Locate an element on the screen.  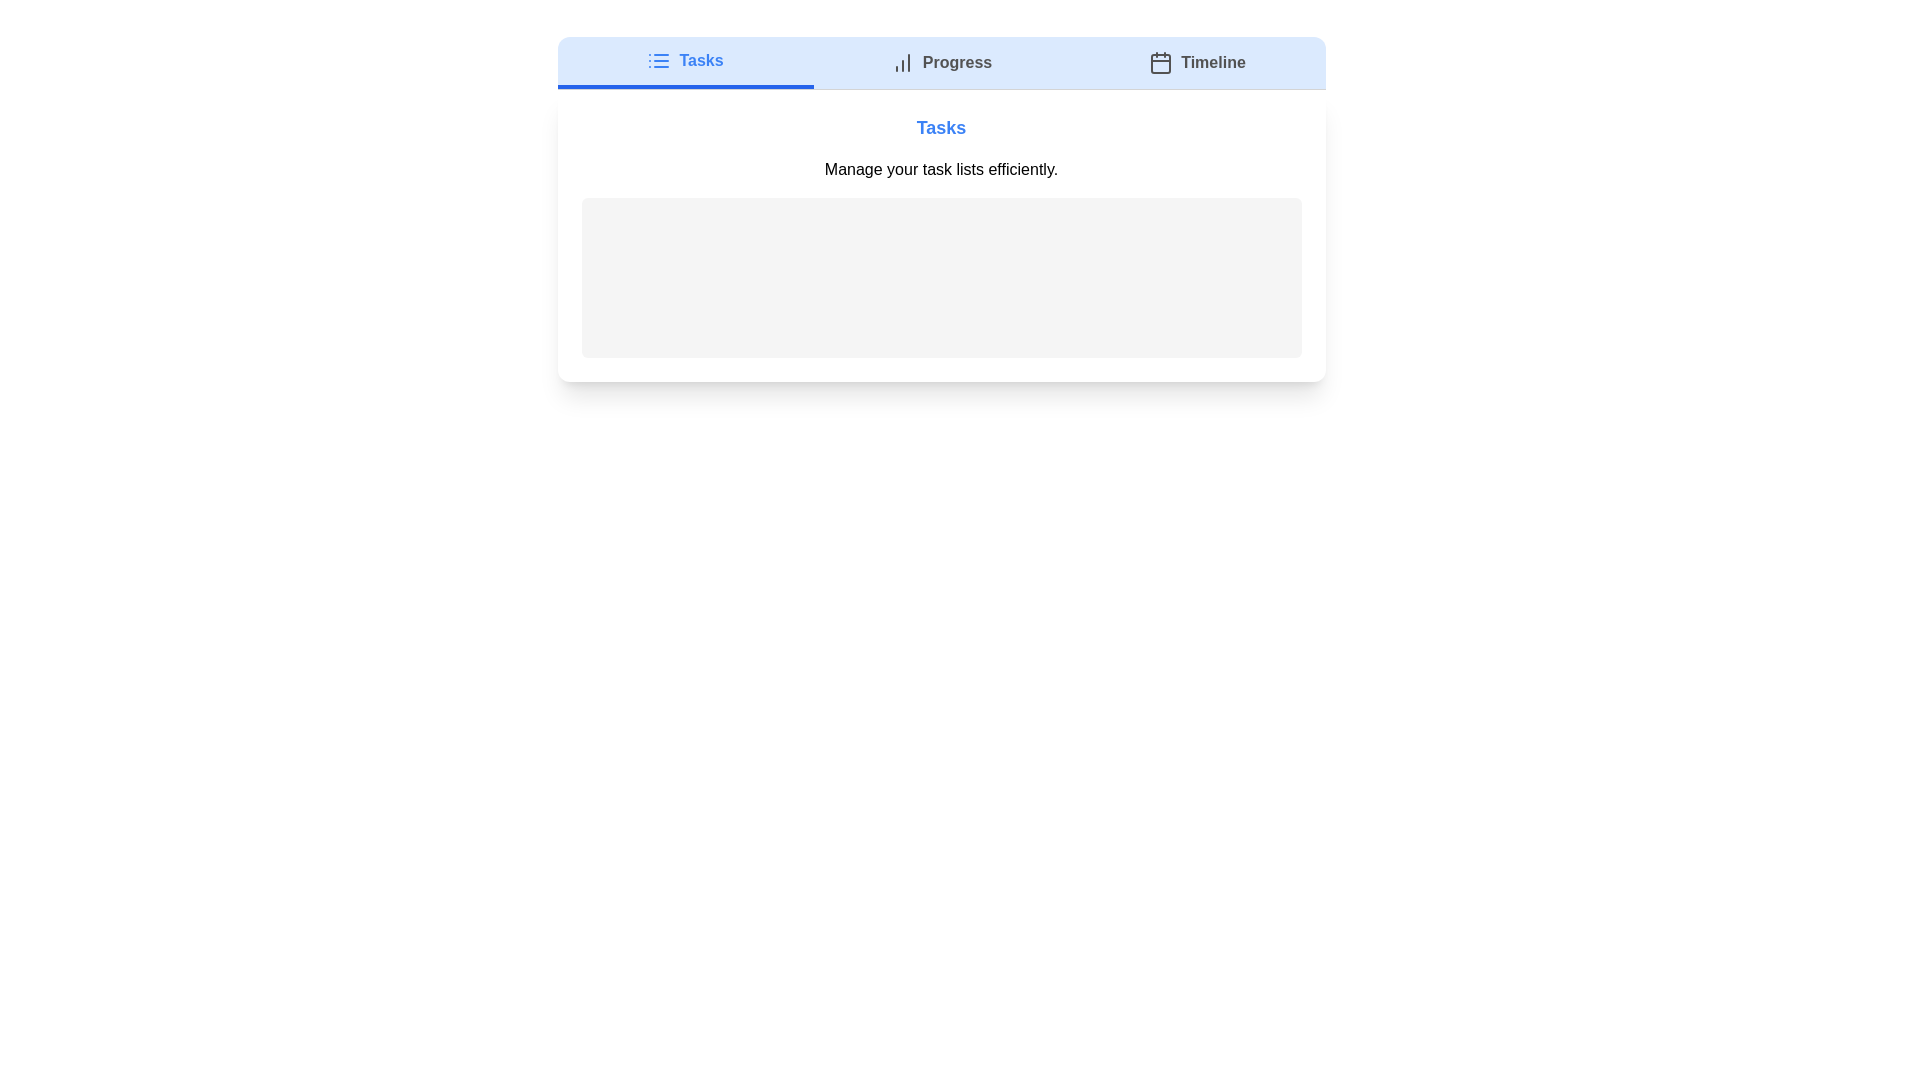
the first tab on the tabbed header bar is located at coordinates (685, 61).